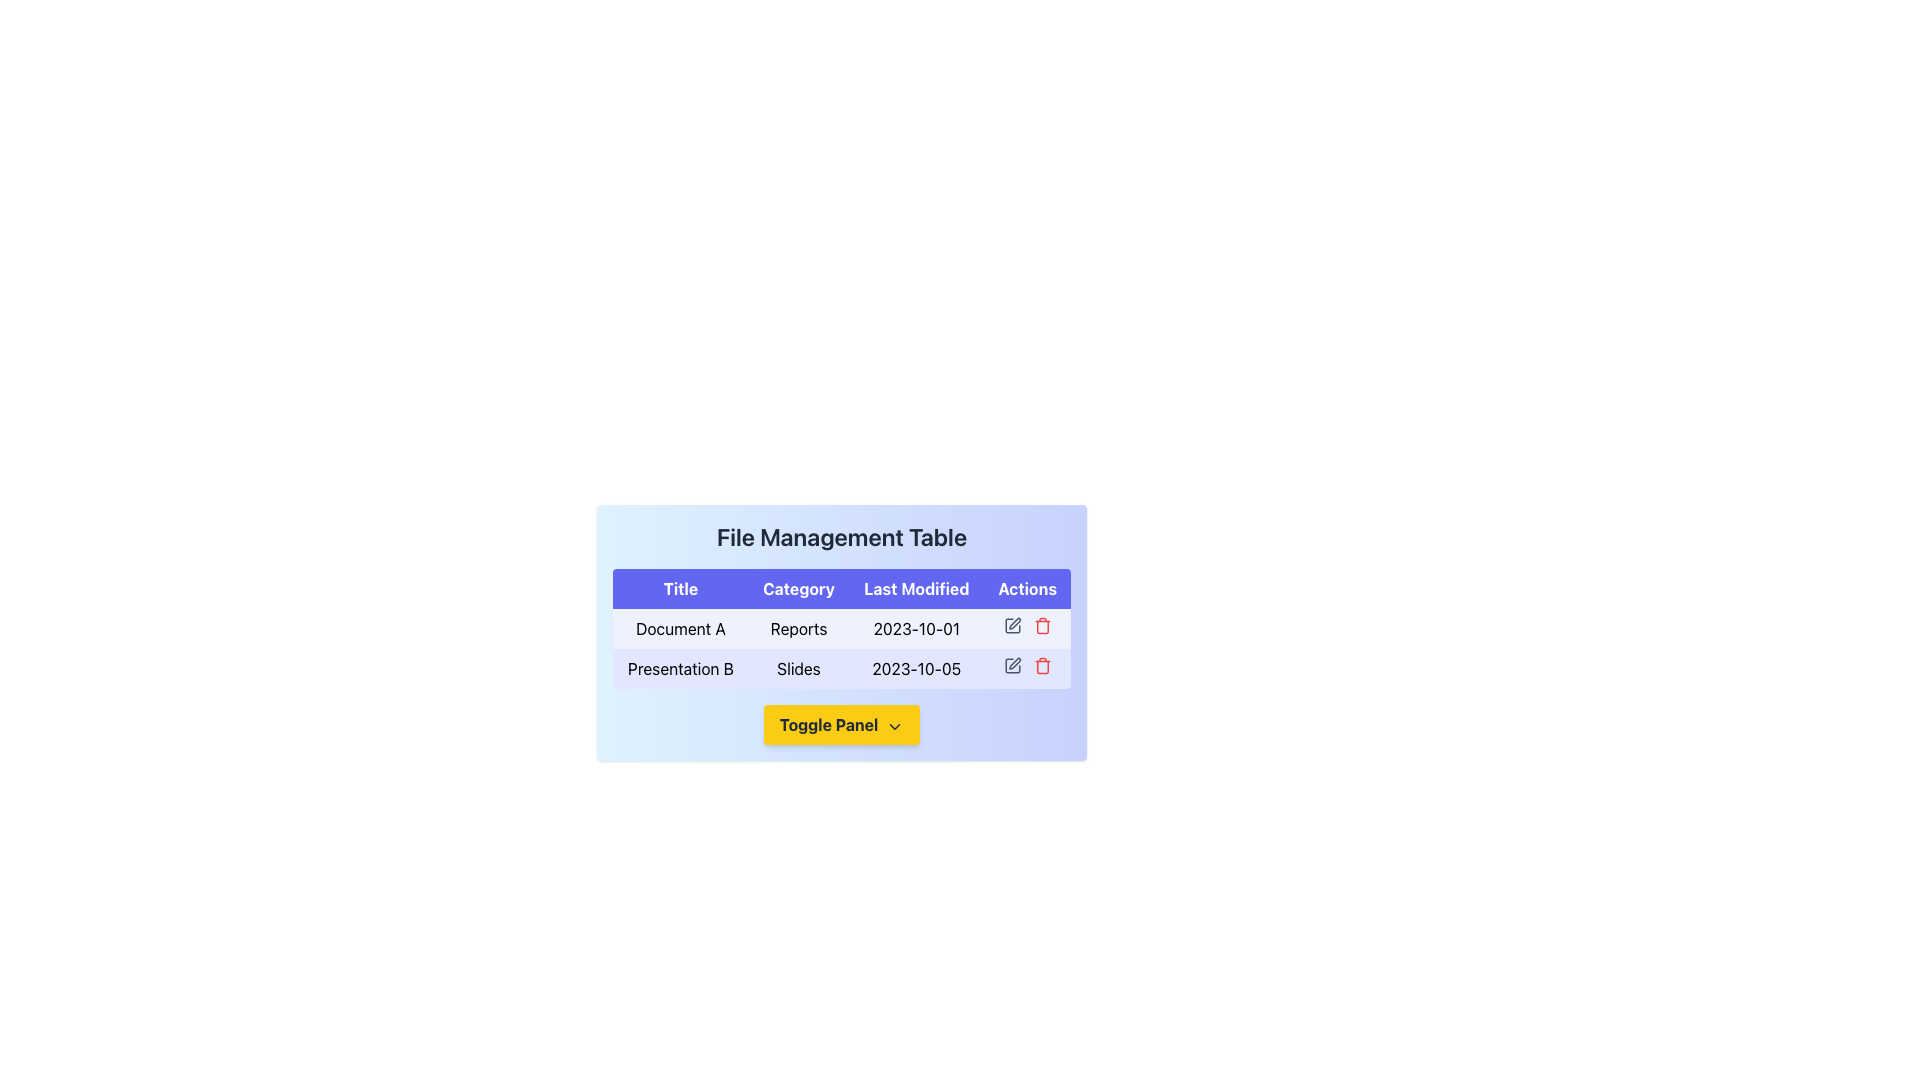  What do you see at coordinates (1041, 624) in the screenshot?
I see `the delete button, which is the rightmost icon in the 'Actions' column of the second row in the table` at bounding box center [1041, 624].